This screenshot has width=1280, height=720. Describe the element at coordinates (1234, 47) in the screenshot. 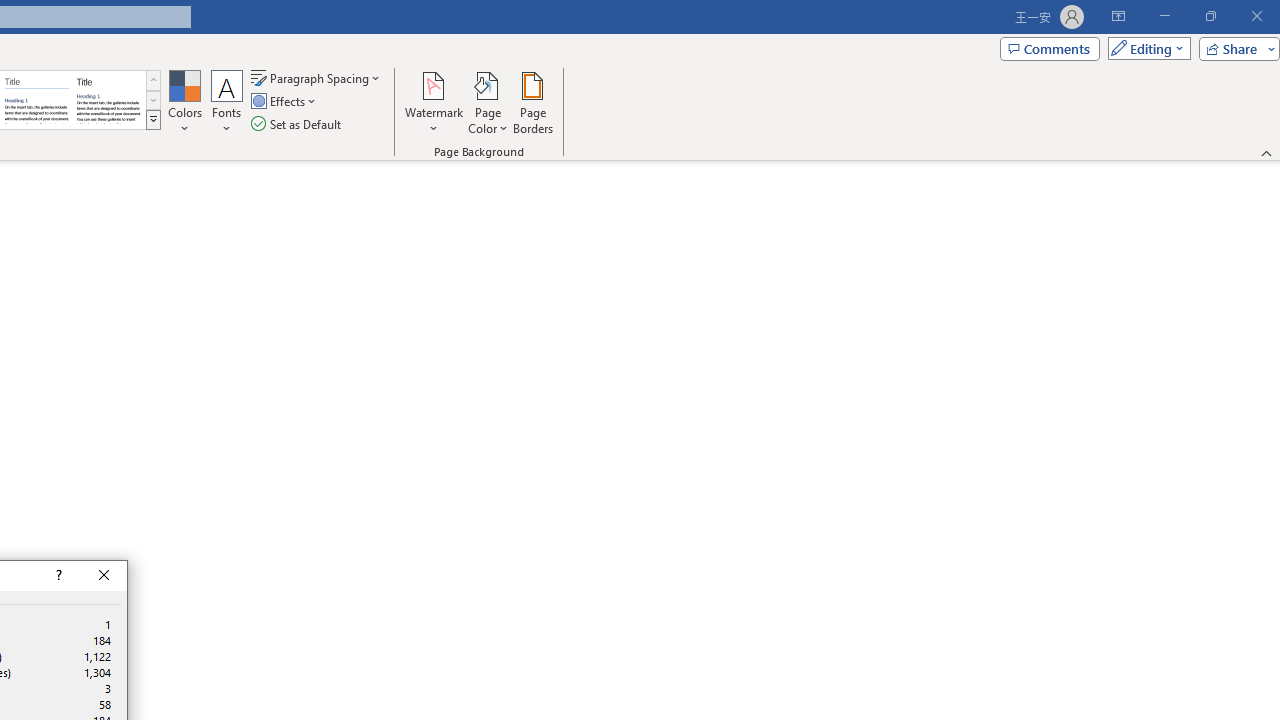

I see `'Share'` at that location.